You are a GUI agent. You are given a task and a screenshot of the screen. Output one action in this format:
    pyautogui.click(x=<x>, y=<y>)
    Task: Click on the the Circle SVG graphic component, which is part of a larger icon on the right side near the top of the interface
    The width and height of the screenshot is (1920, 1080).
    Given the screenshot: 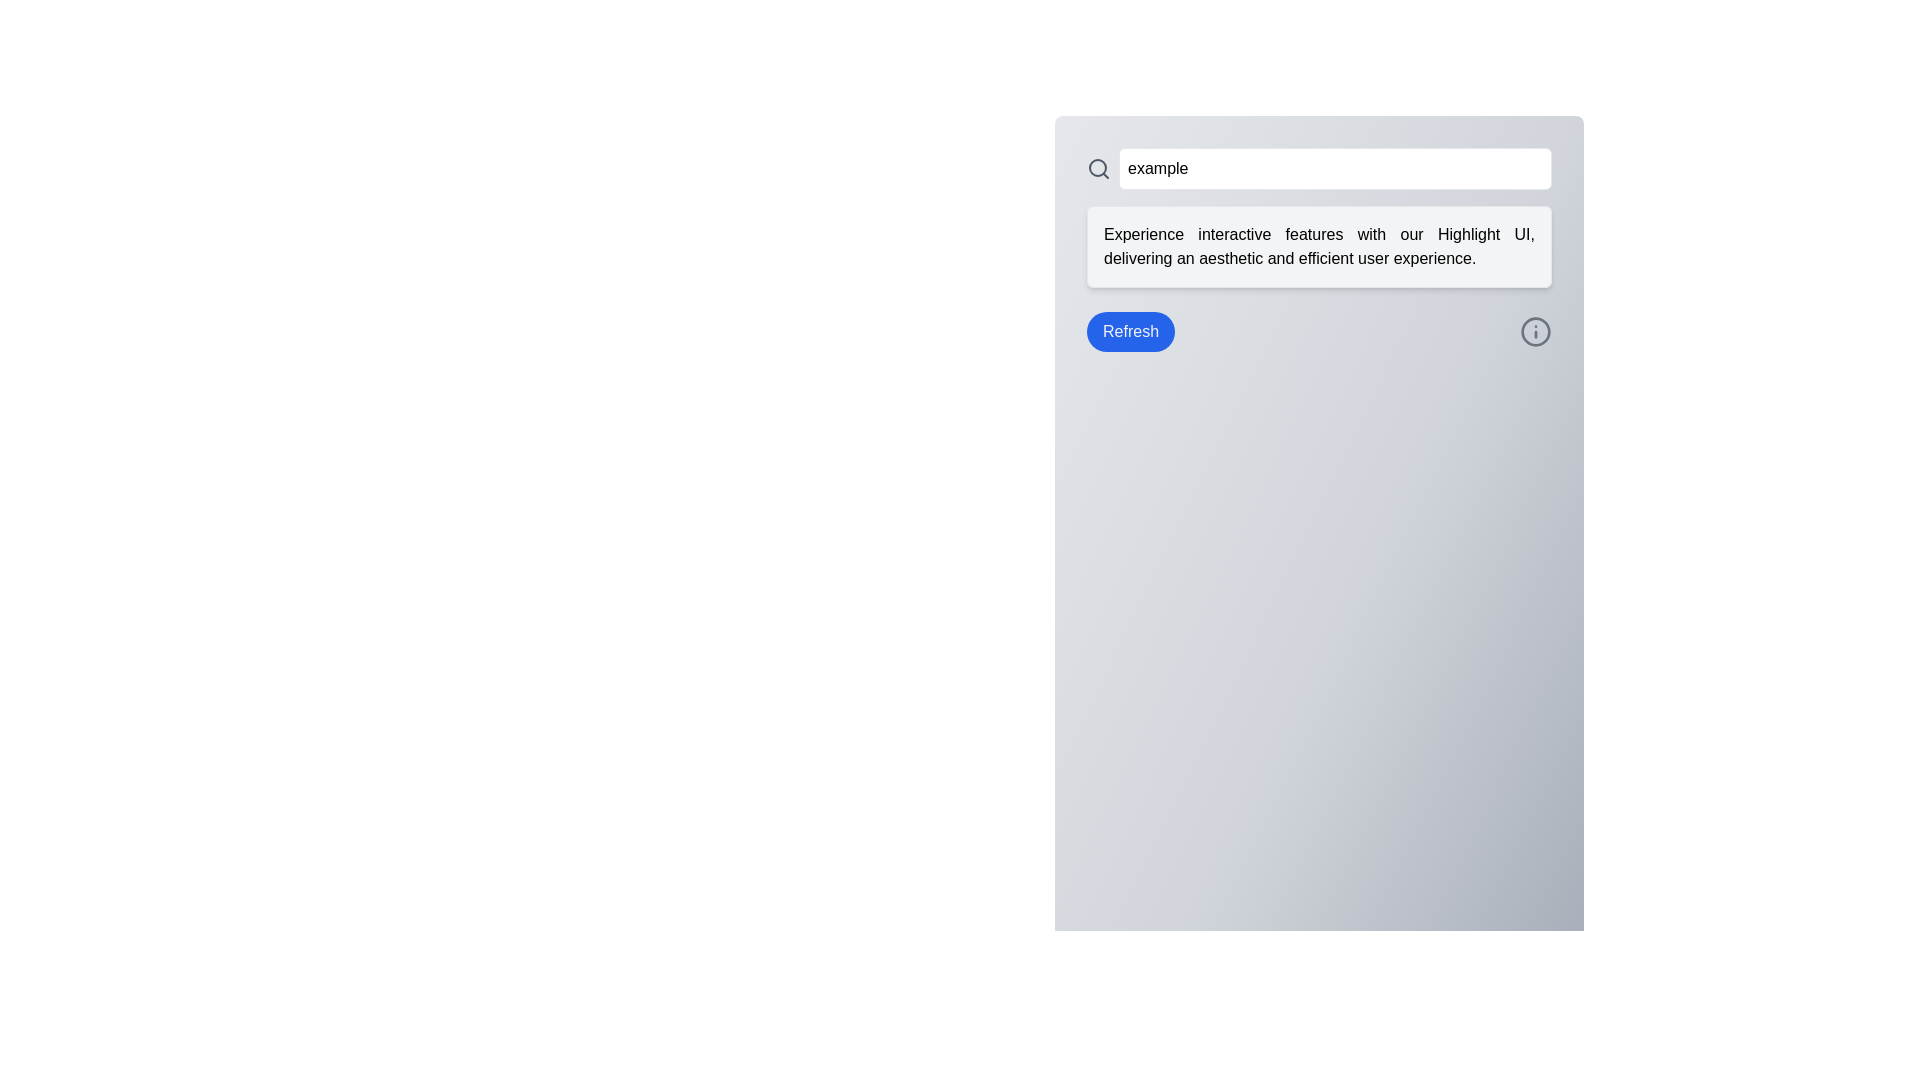 What is the action you would take?
    pyautogui.click(x=1535, y=330)
    